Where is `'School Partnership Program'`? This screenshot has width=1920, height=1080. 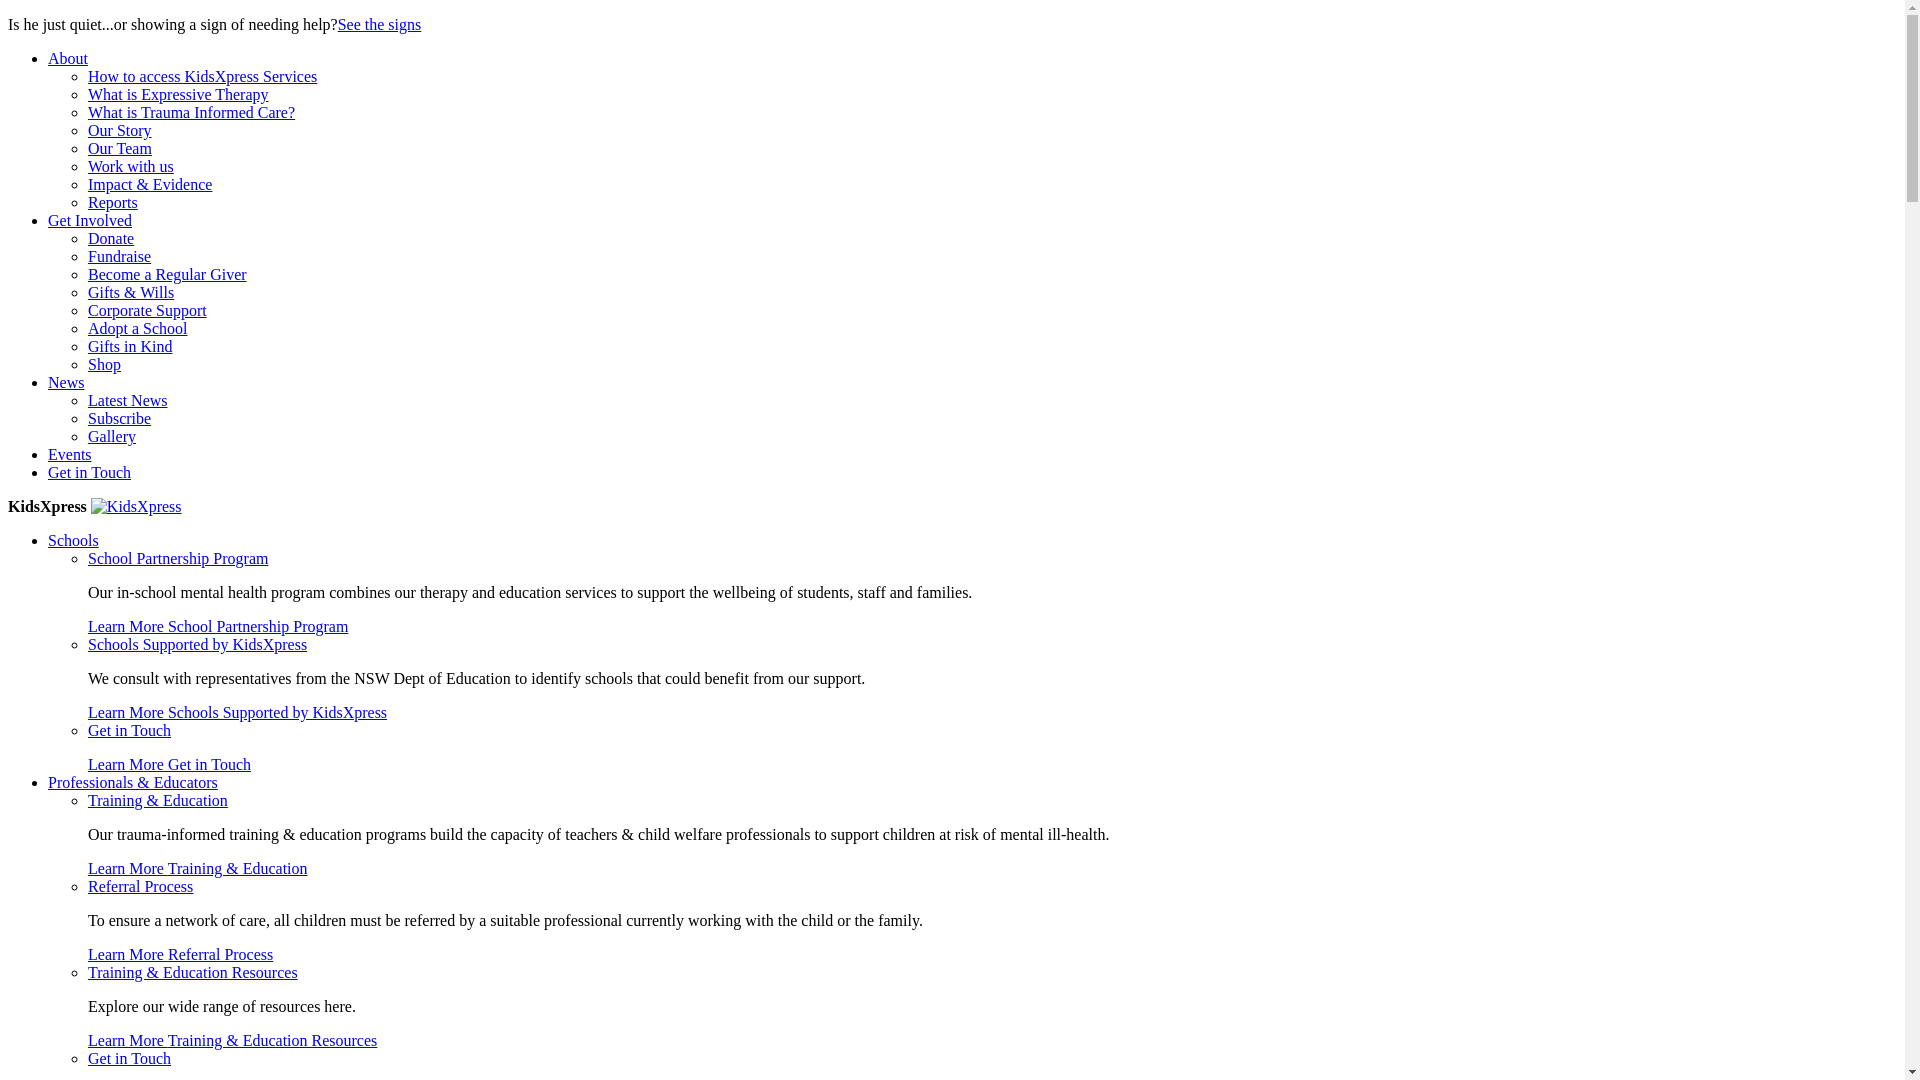
'School Partnership Program' is located at coordinates (177, 558).